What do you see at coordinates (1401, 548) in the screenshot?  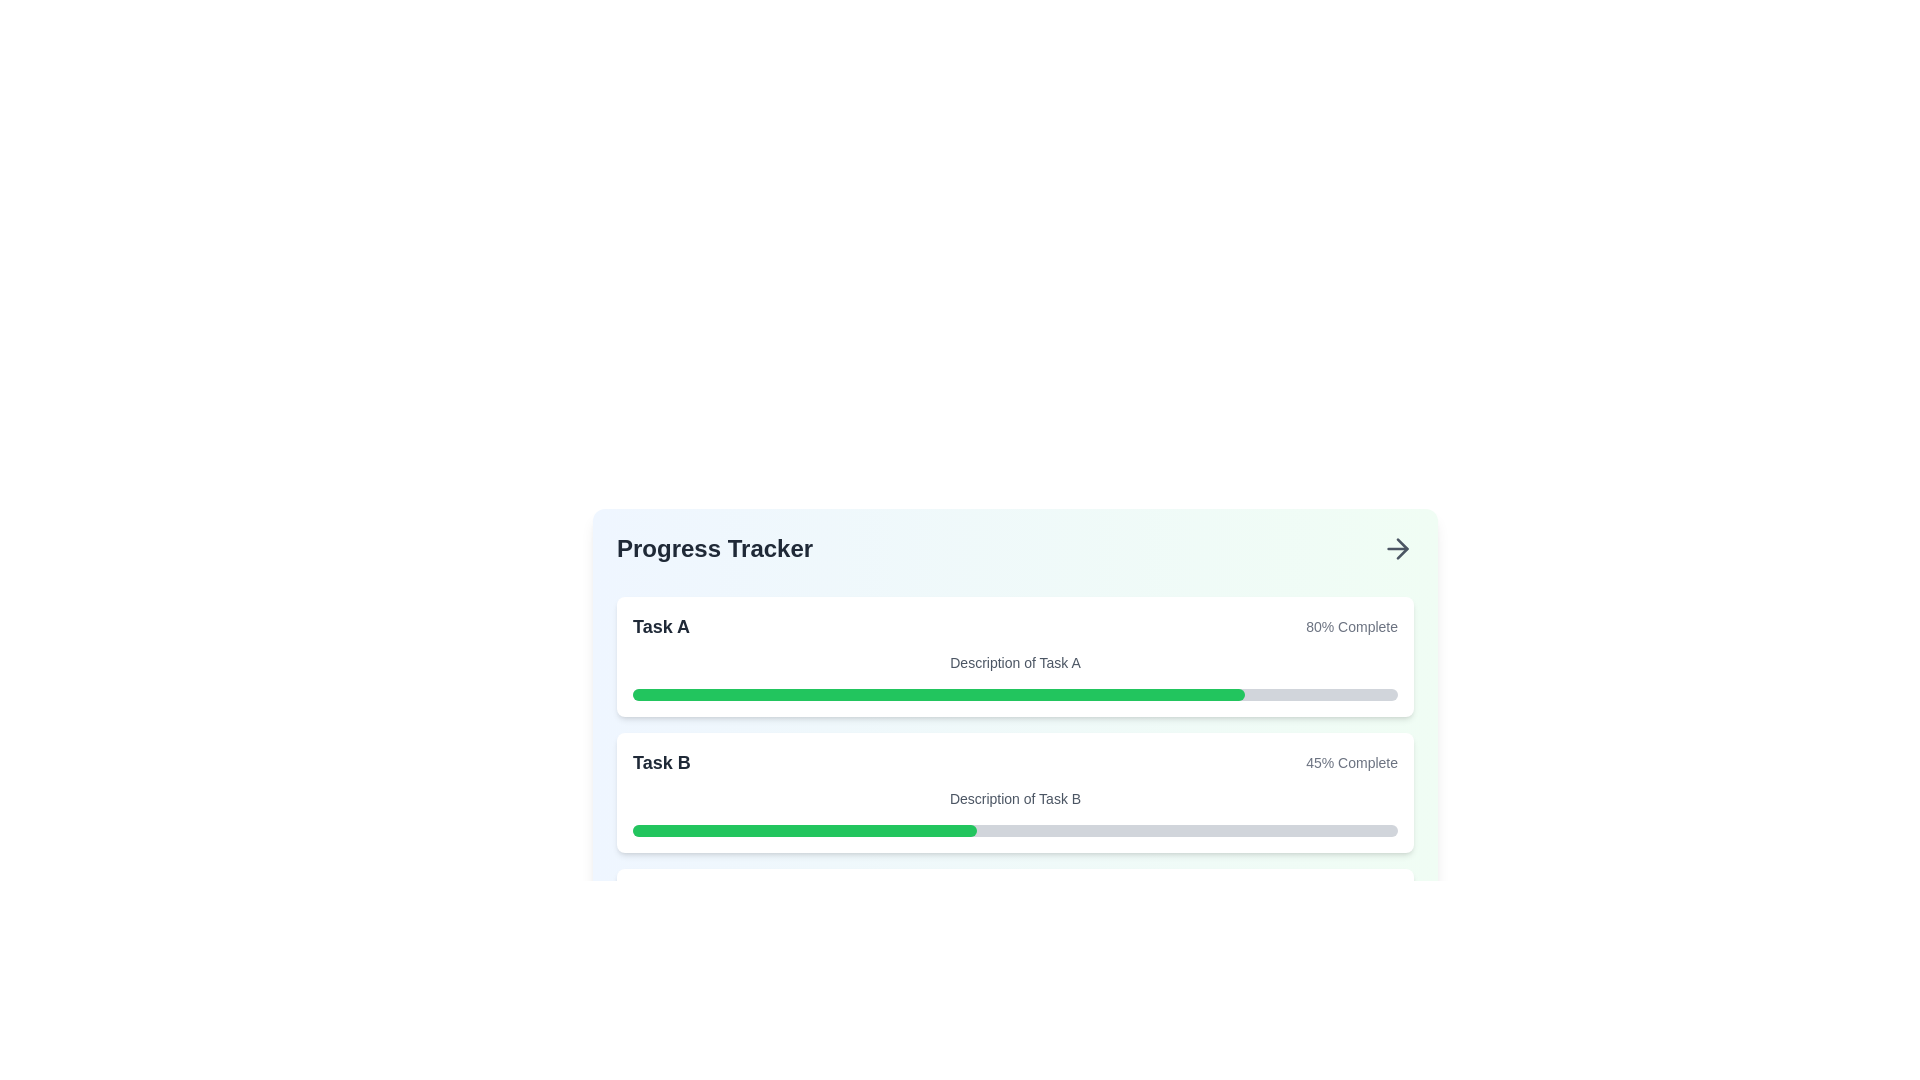 I see `the rightward-pointing arrow icon in the top-right corner of the tracker panel, which symbolizes navigation or progression` at bounding box center [1401, 548].